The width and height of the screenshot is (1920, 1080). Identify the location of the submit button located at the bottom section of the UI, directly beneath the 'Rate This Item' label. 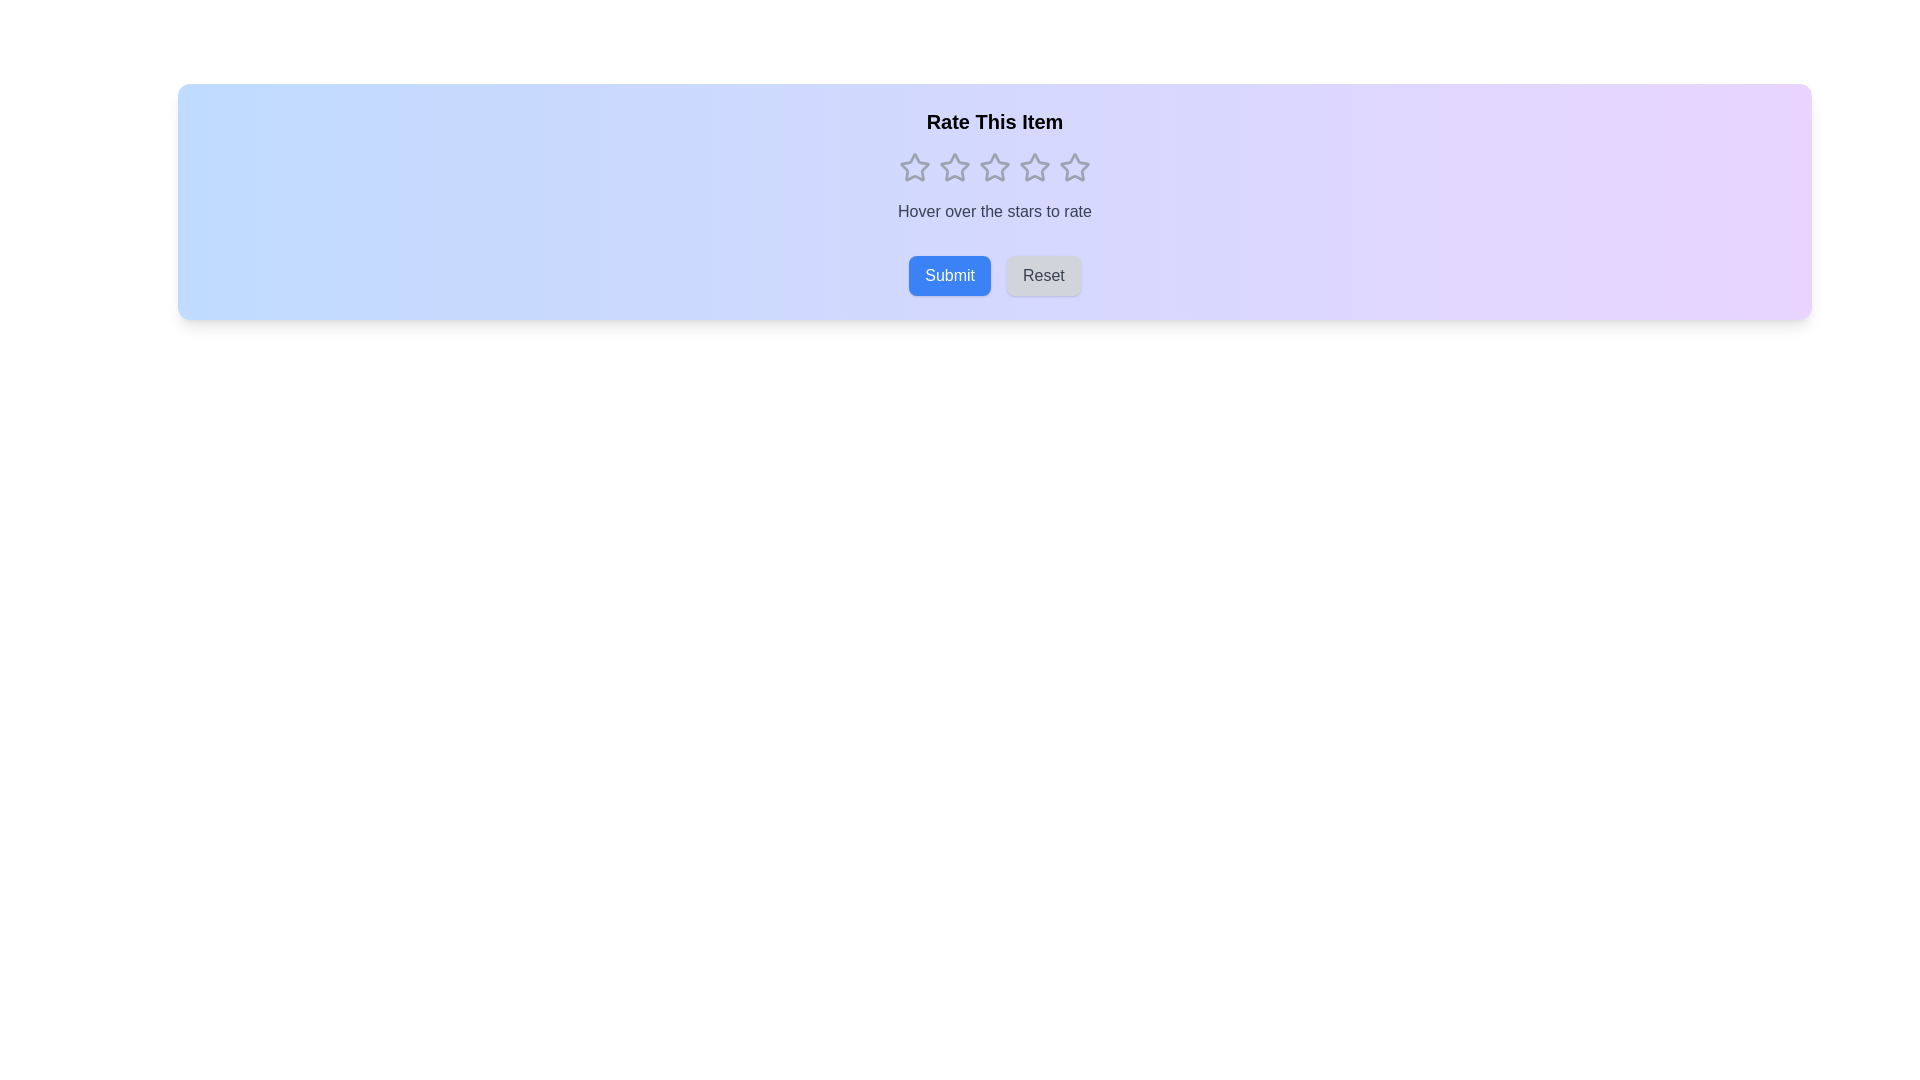
(949, 276).